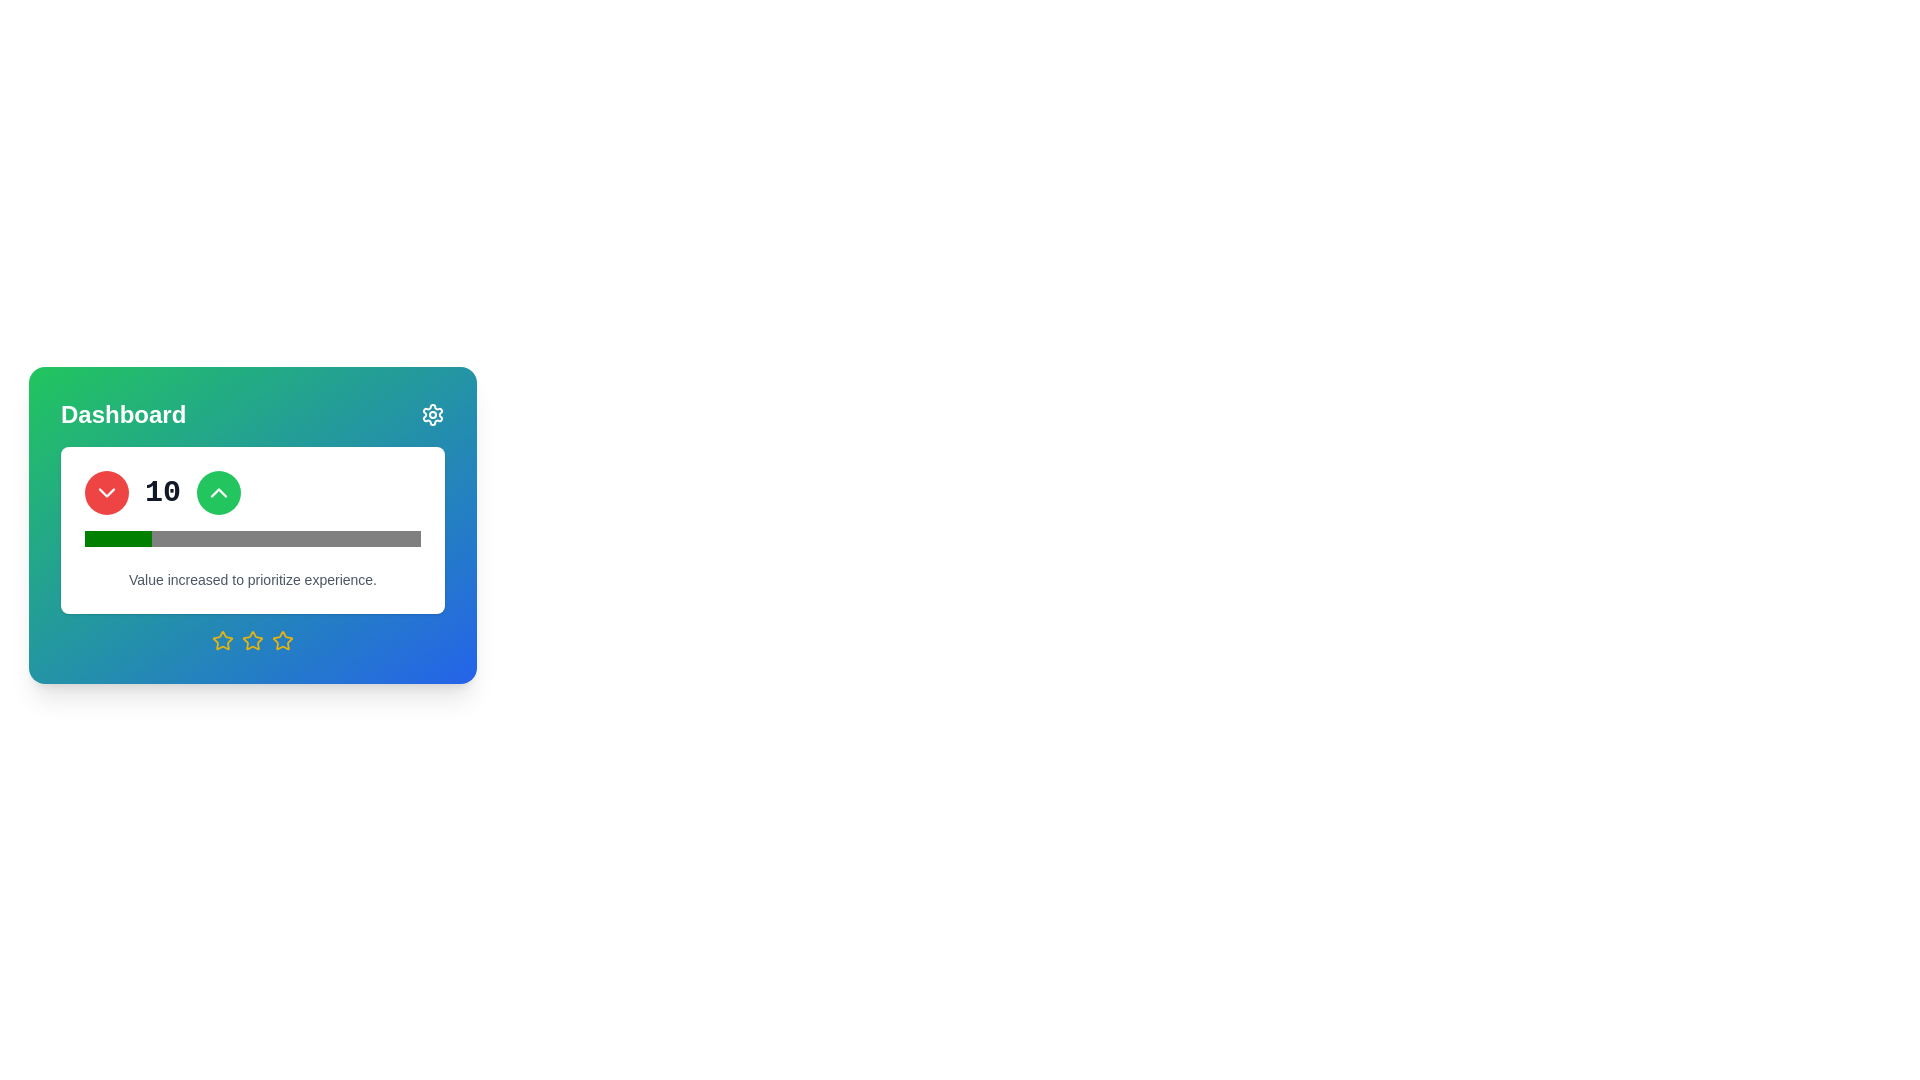  Describe the element at coordinates (252, 538) in the screenshot. I see `the horizontal progress bar with a gray background and indigo filled portion, which is located below the numeric display ('10') and above the text line ('Value increased to prioritize experience')` at that location.